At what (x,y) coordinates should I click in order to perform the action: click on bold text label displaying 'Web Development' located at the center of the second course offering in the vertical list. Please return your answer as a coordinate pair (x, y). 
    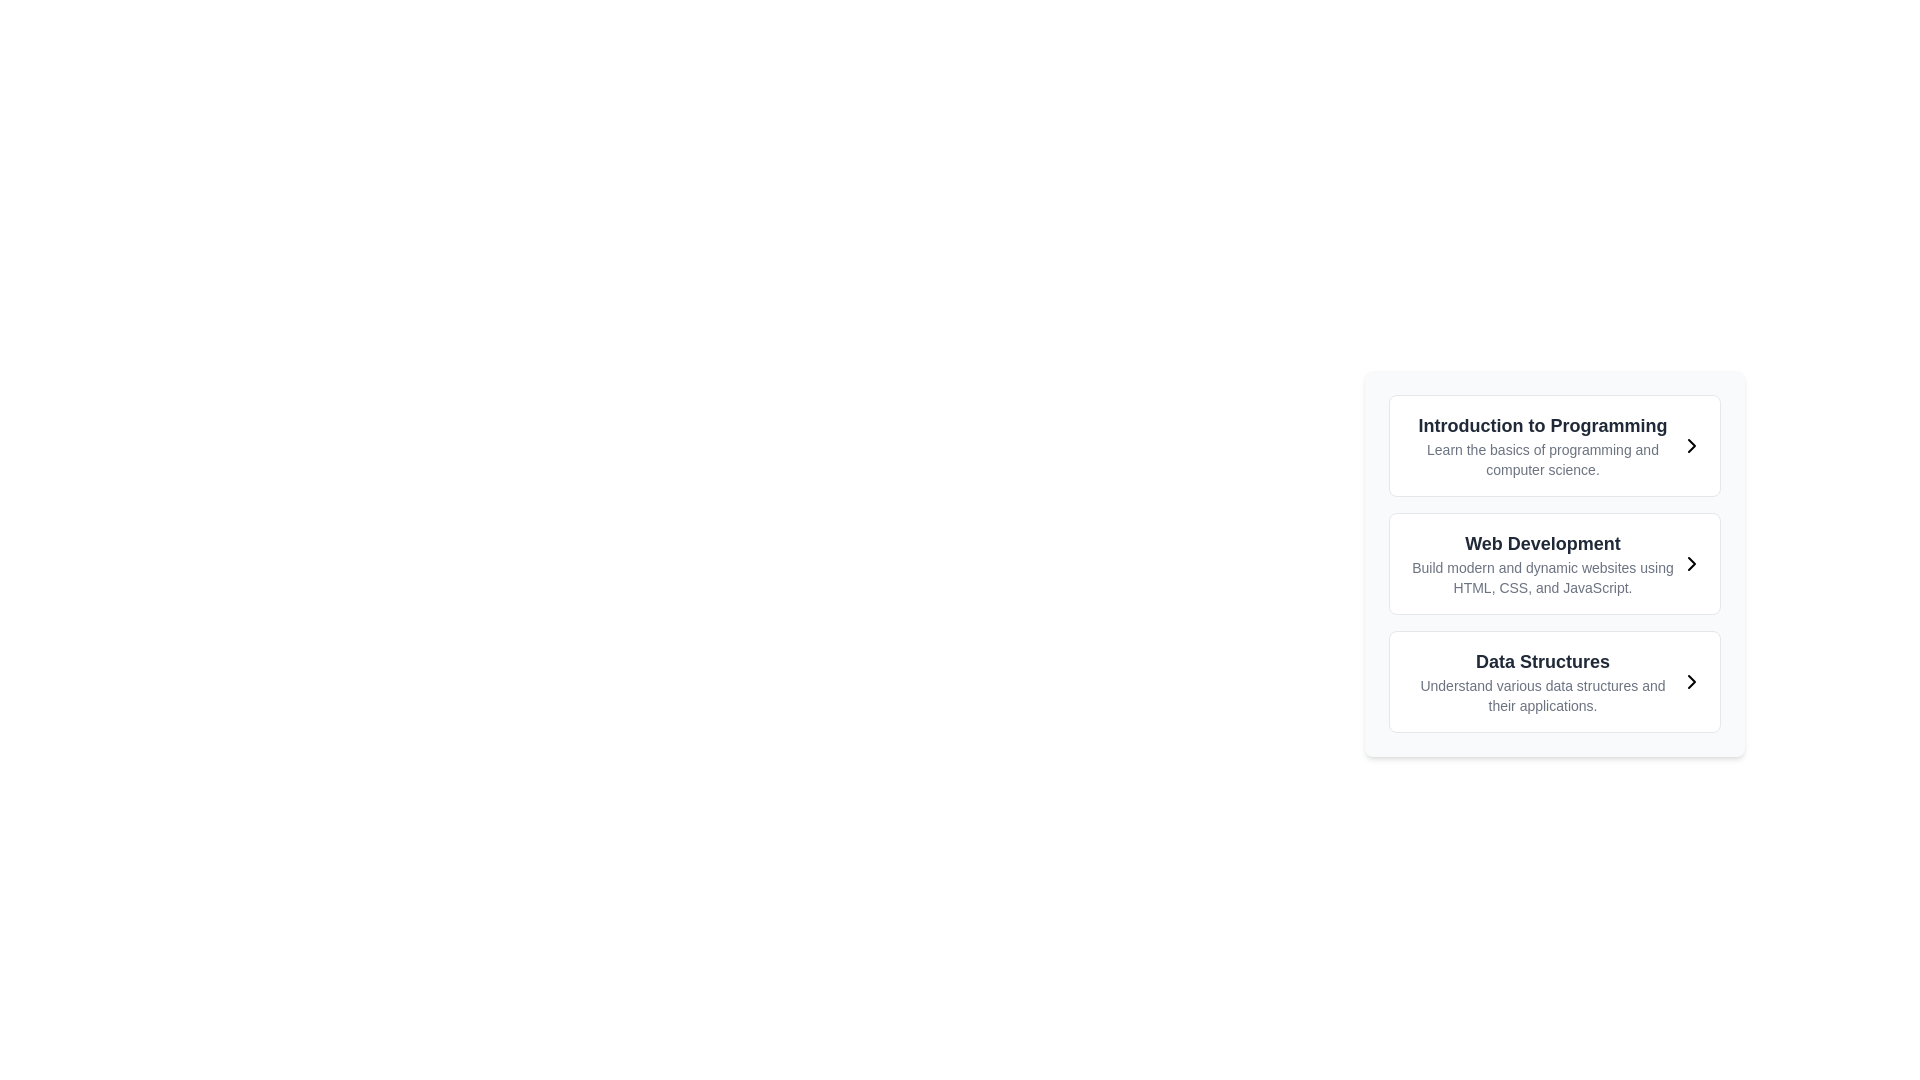
    Looking at the image, I should click on (1541, 543).